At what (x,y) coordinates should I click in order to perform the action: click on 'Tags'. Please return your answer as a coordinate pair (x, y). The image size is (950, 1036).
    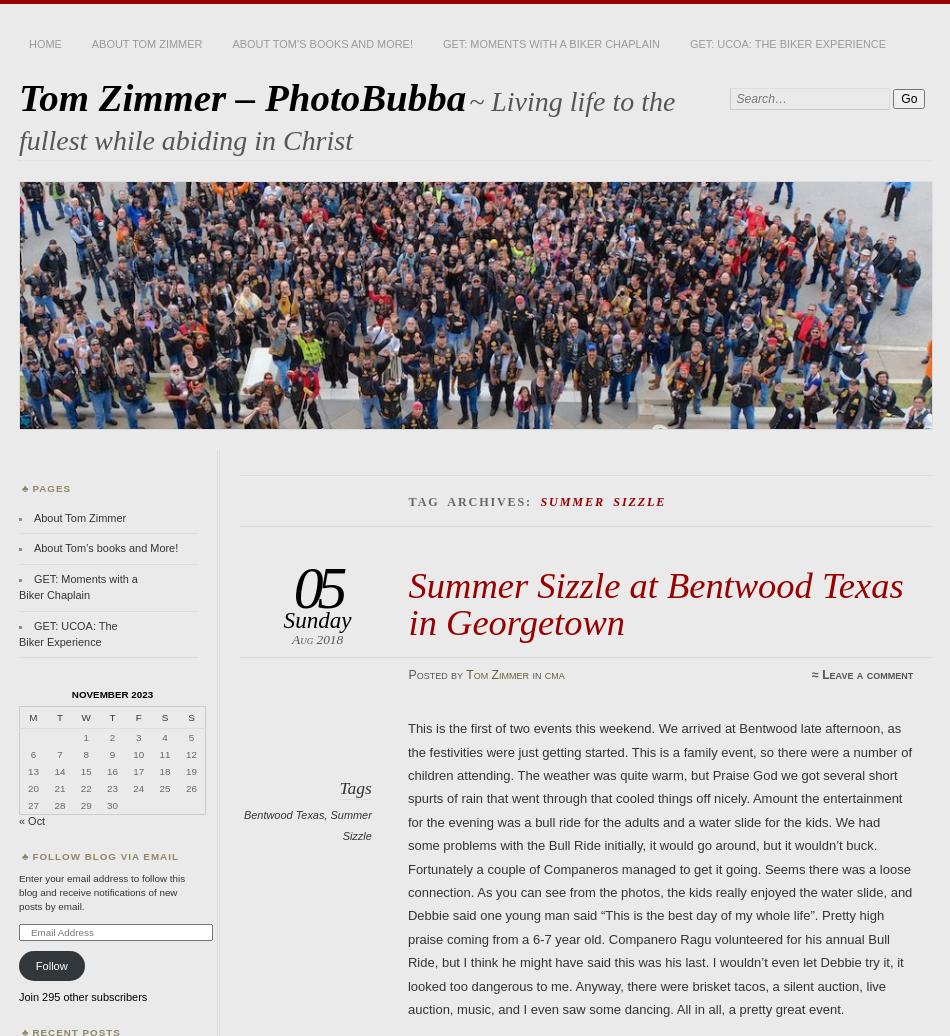
    Looking at the image, I should click on (337, 787).